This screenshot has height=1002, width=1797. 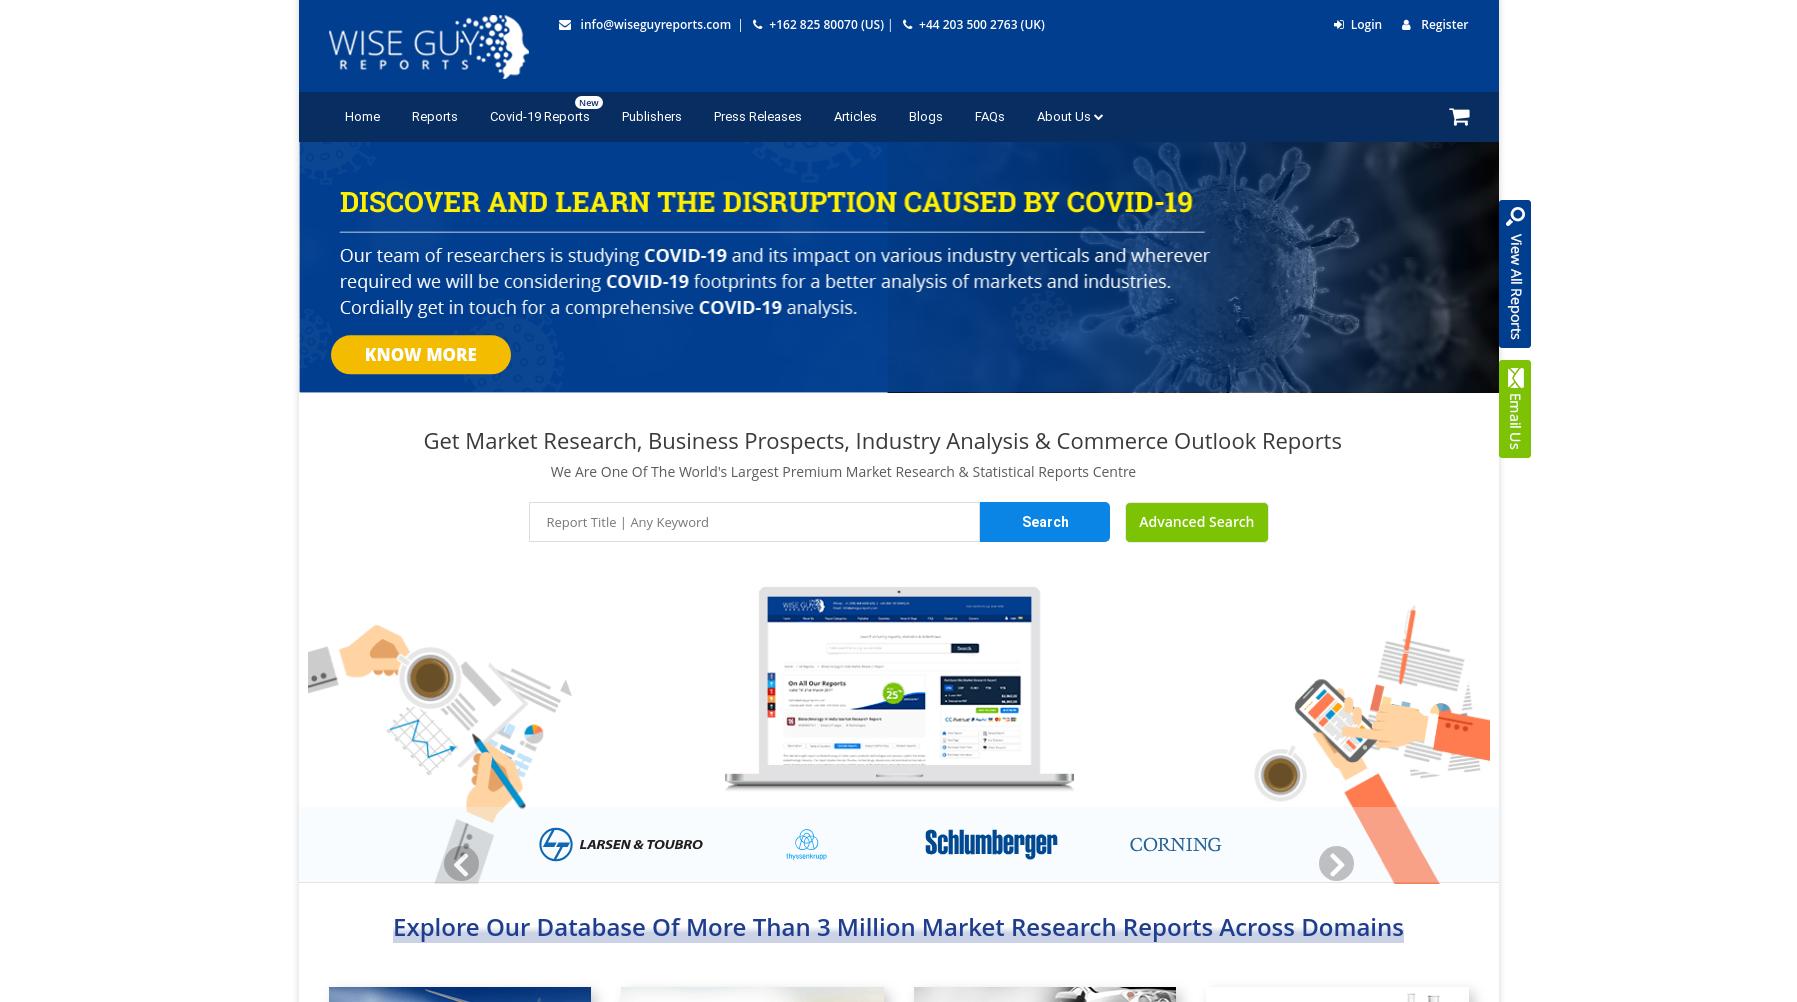 I want to click on 'We Are One Of The World's Largest Premium Market Research & Statistical Reports Centre', so click(x=841, y=469).